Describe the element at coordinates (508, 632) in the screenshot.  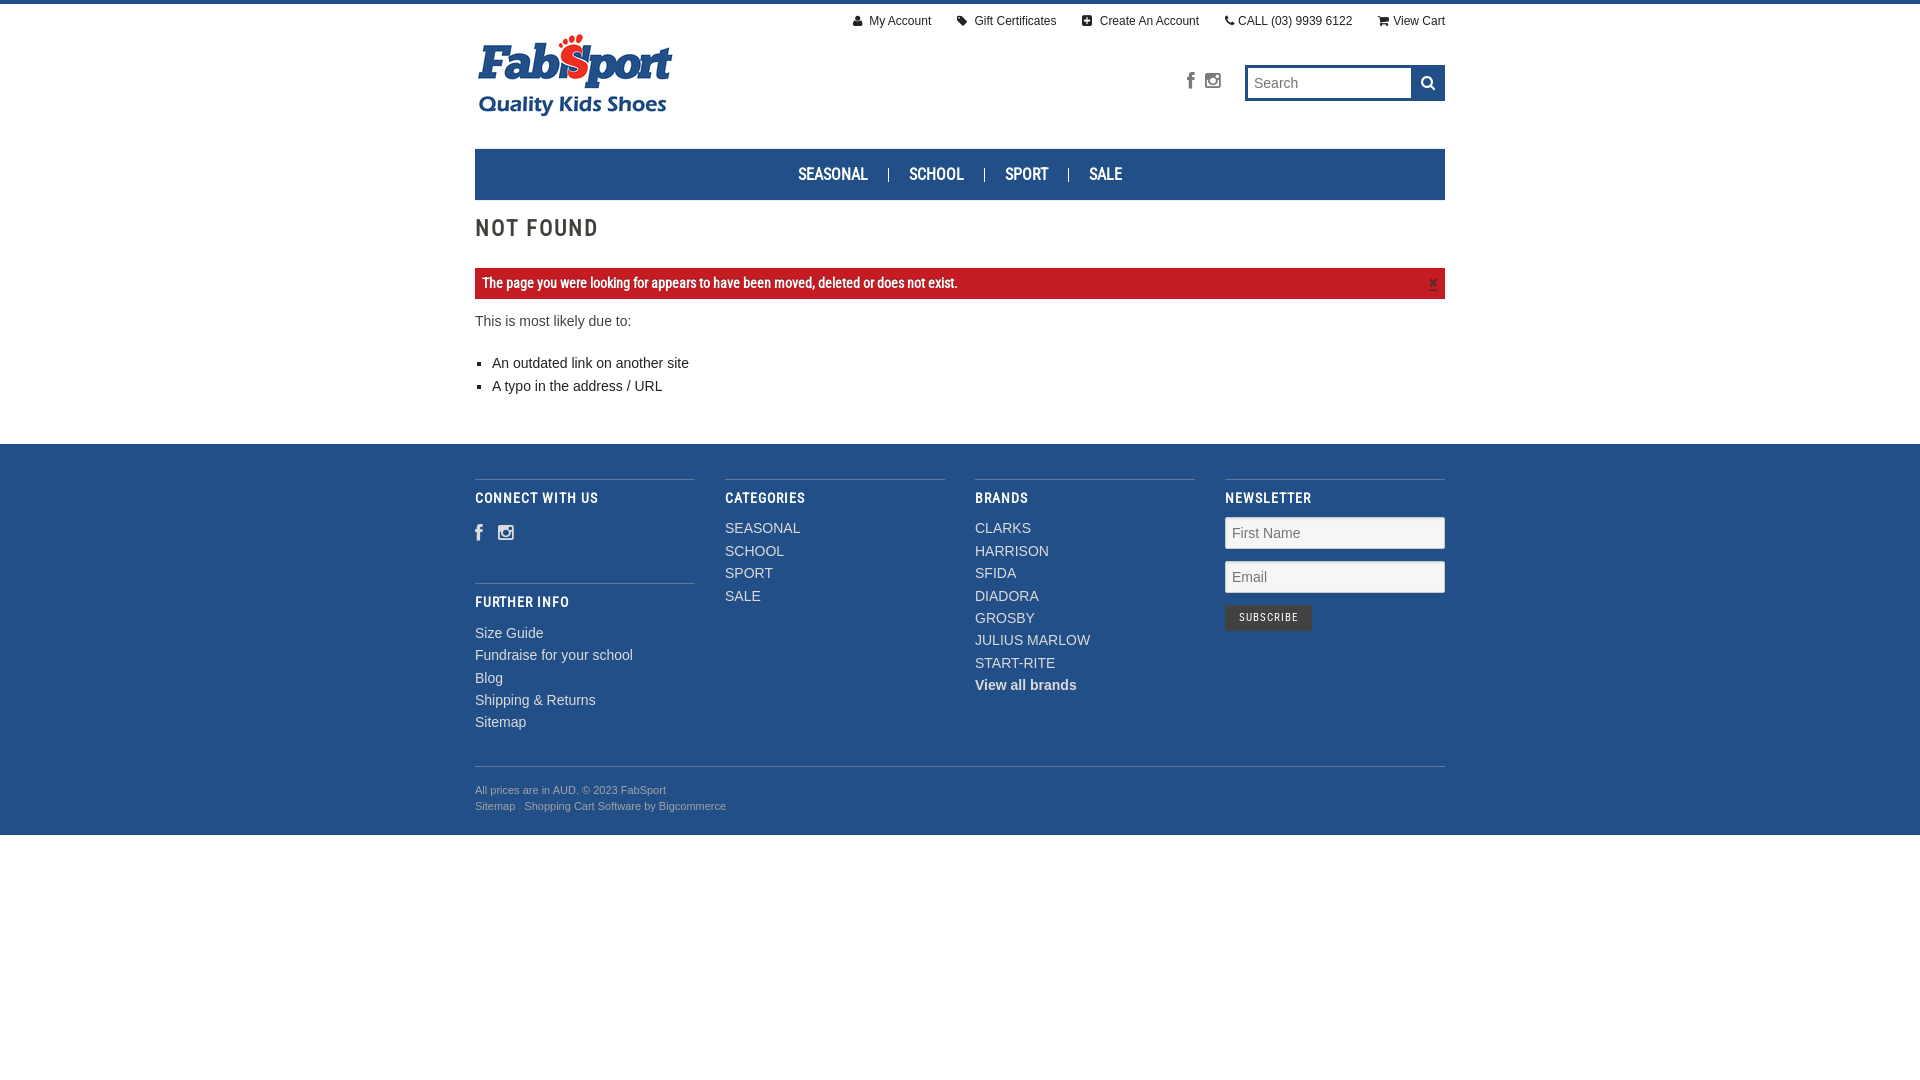
I see `'Size Guide'` at that location.